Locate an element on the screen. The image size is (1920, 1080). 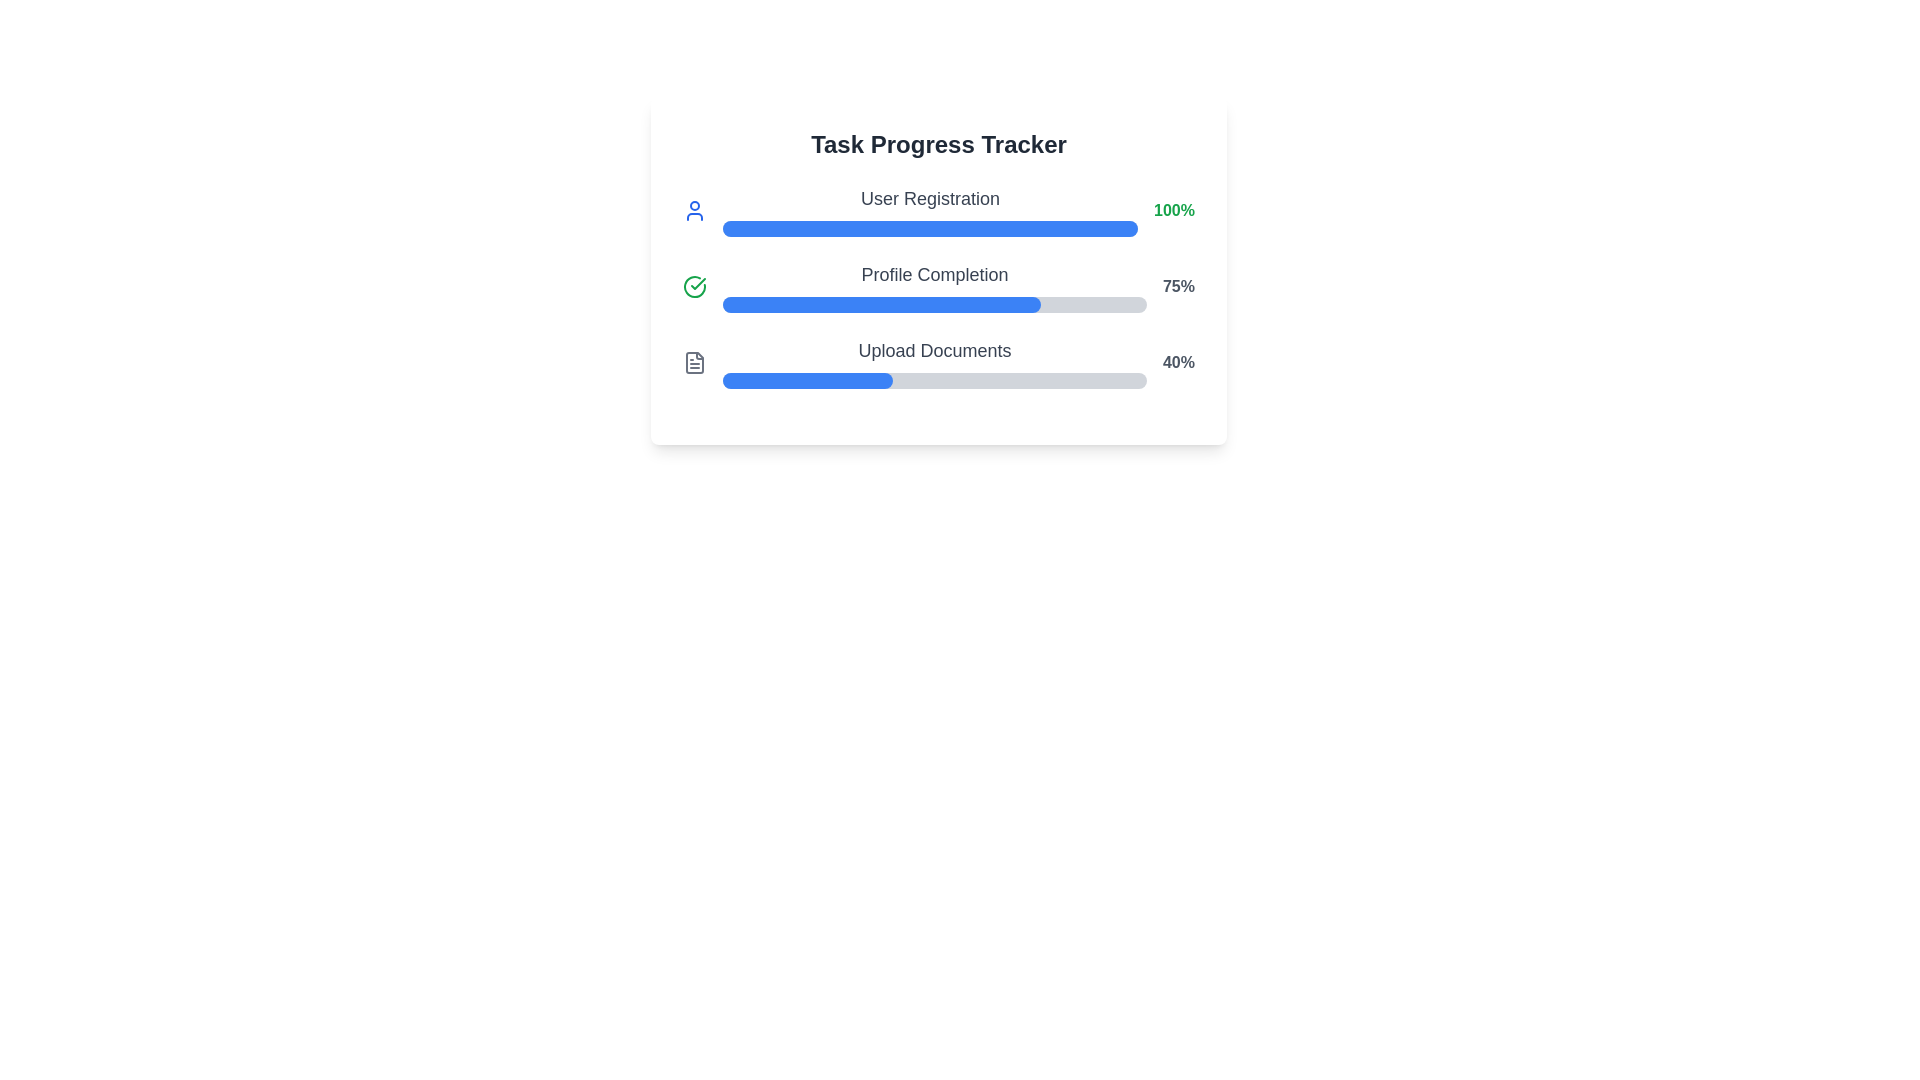
the checkmark icon within the circle of the 'Profile Completion' task in the task progress tracker is located at coordinates (698, 284).